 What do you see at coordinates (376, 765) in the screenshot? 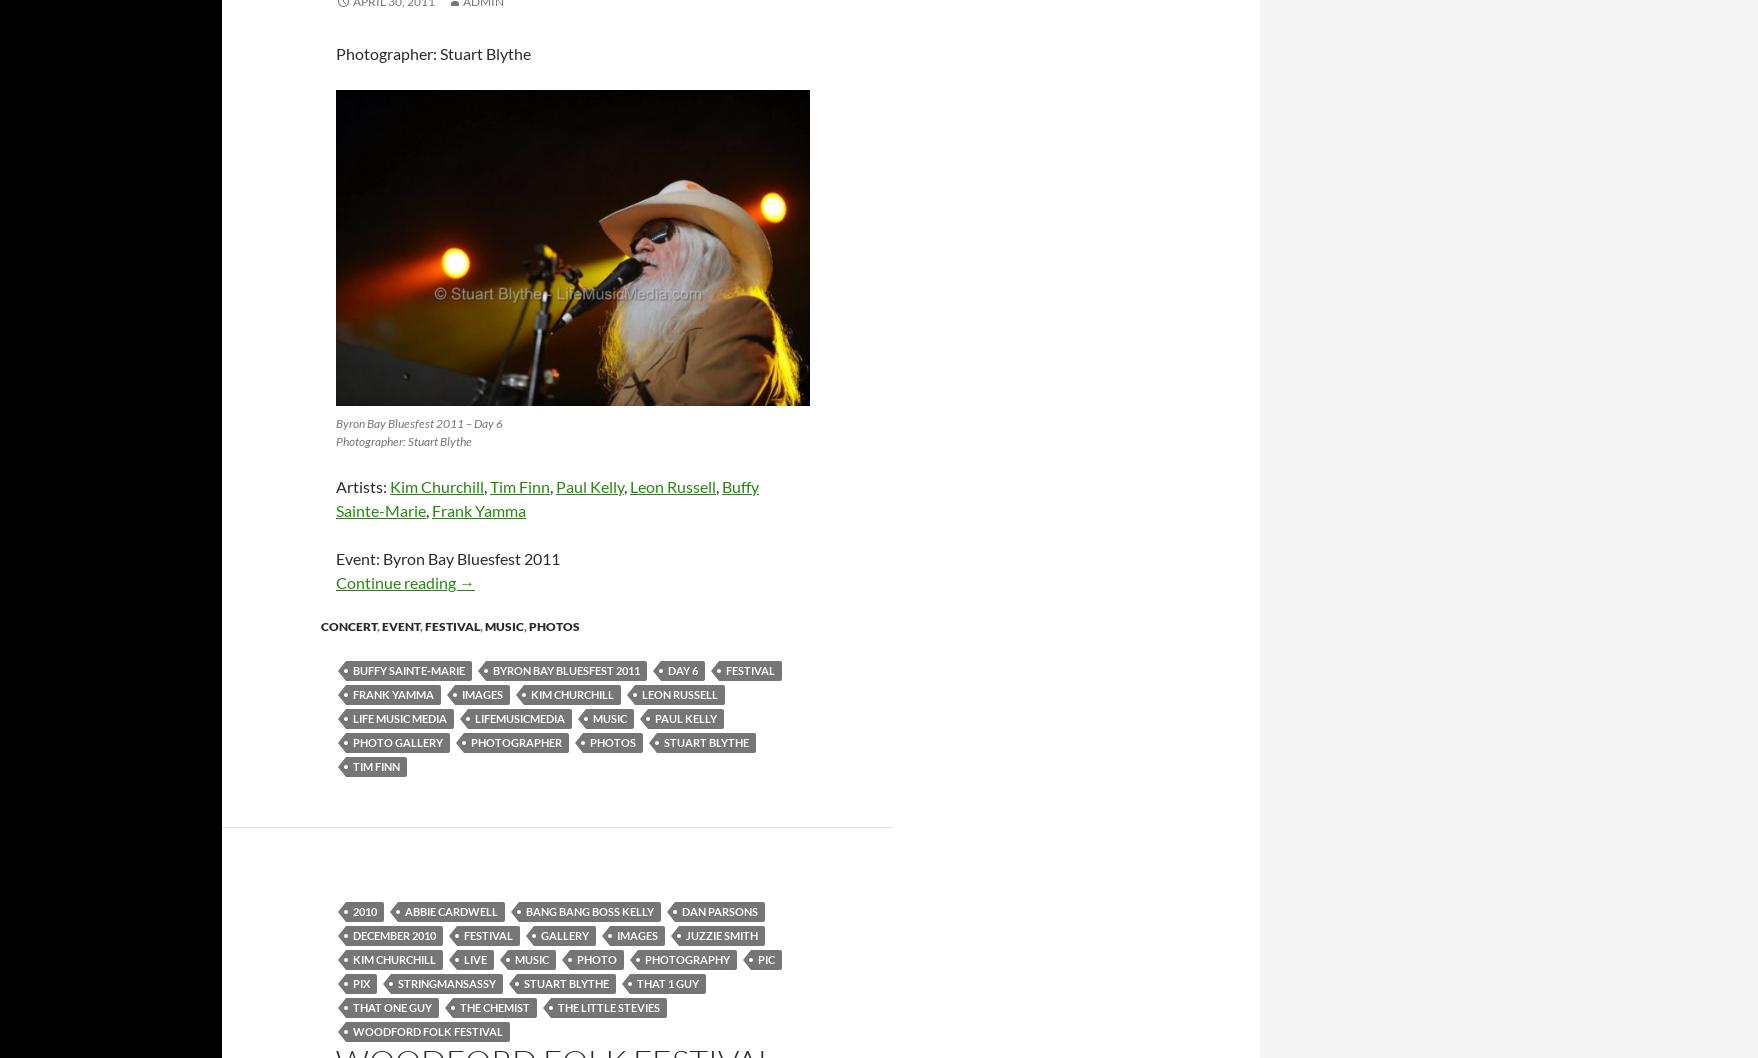
I see `'tim finn'` at bounding box center [376, 765].